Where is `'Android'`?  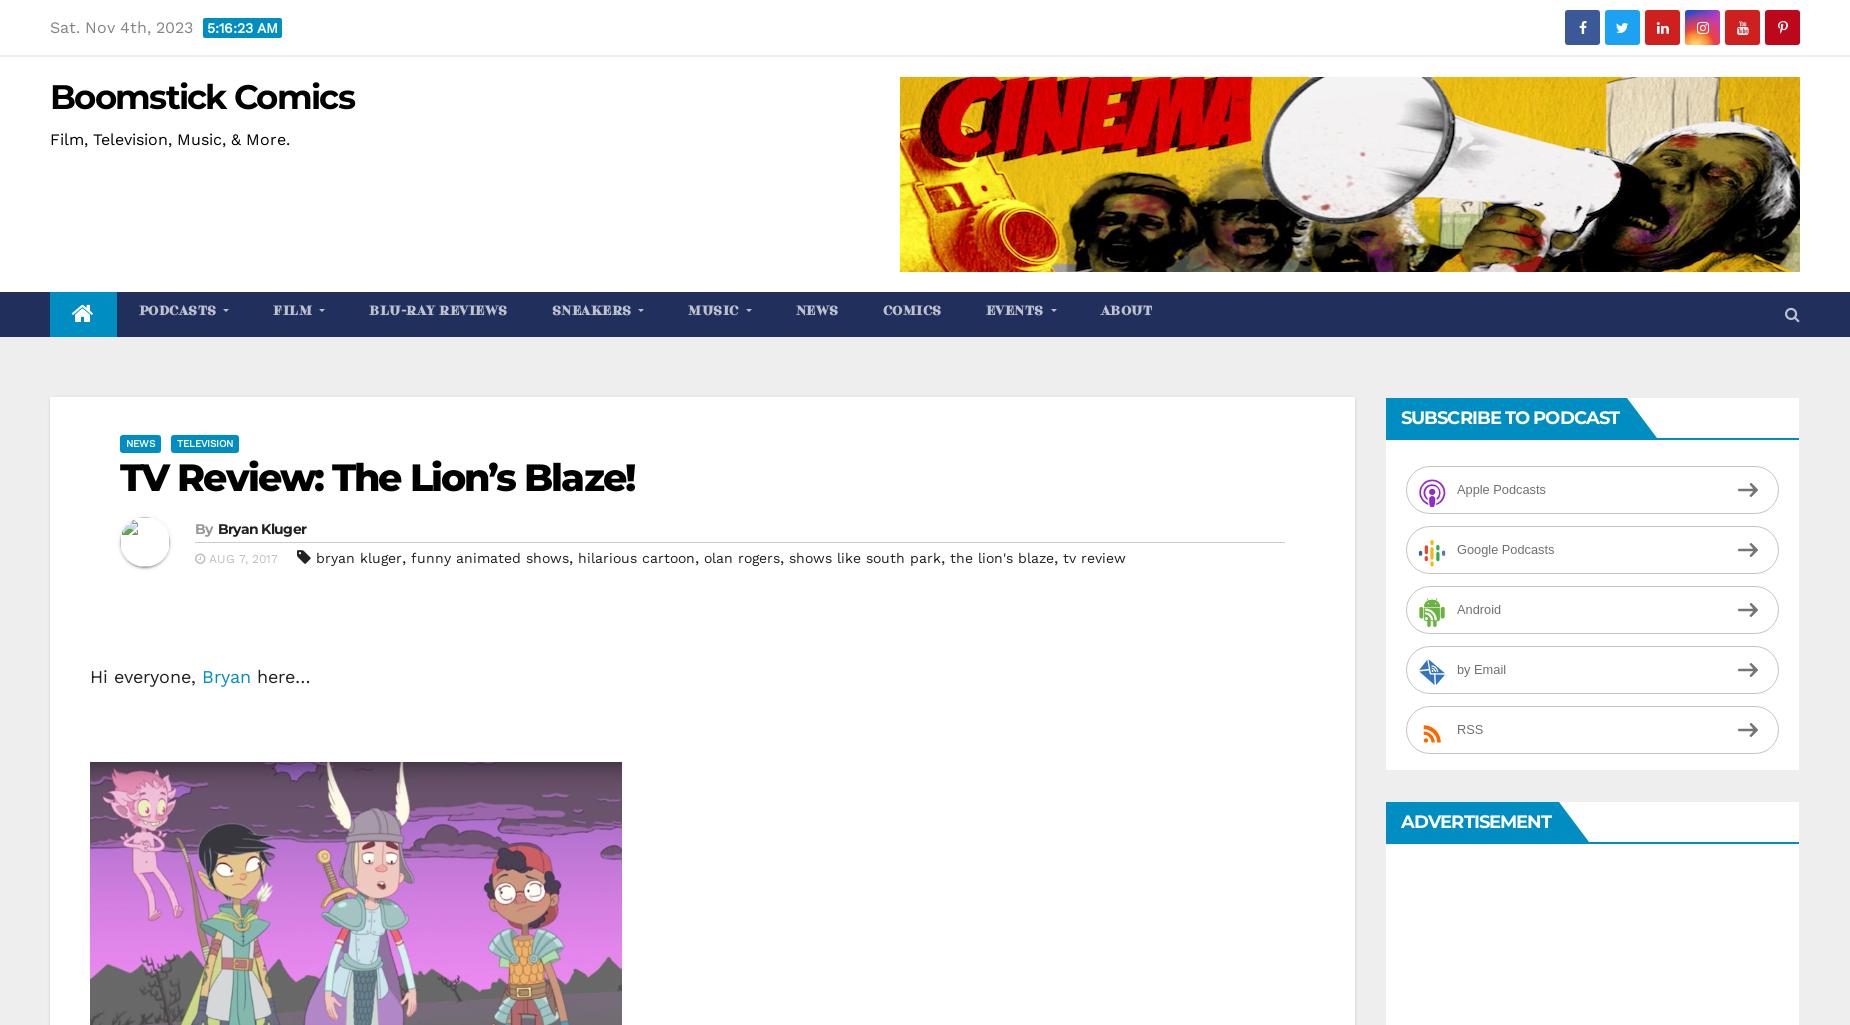 'Android' is located at coordinates (1479, 608).